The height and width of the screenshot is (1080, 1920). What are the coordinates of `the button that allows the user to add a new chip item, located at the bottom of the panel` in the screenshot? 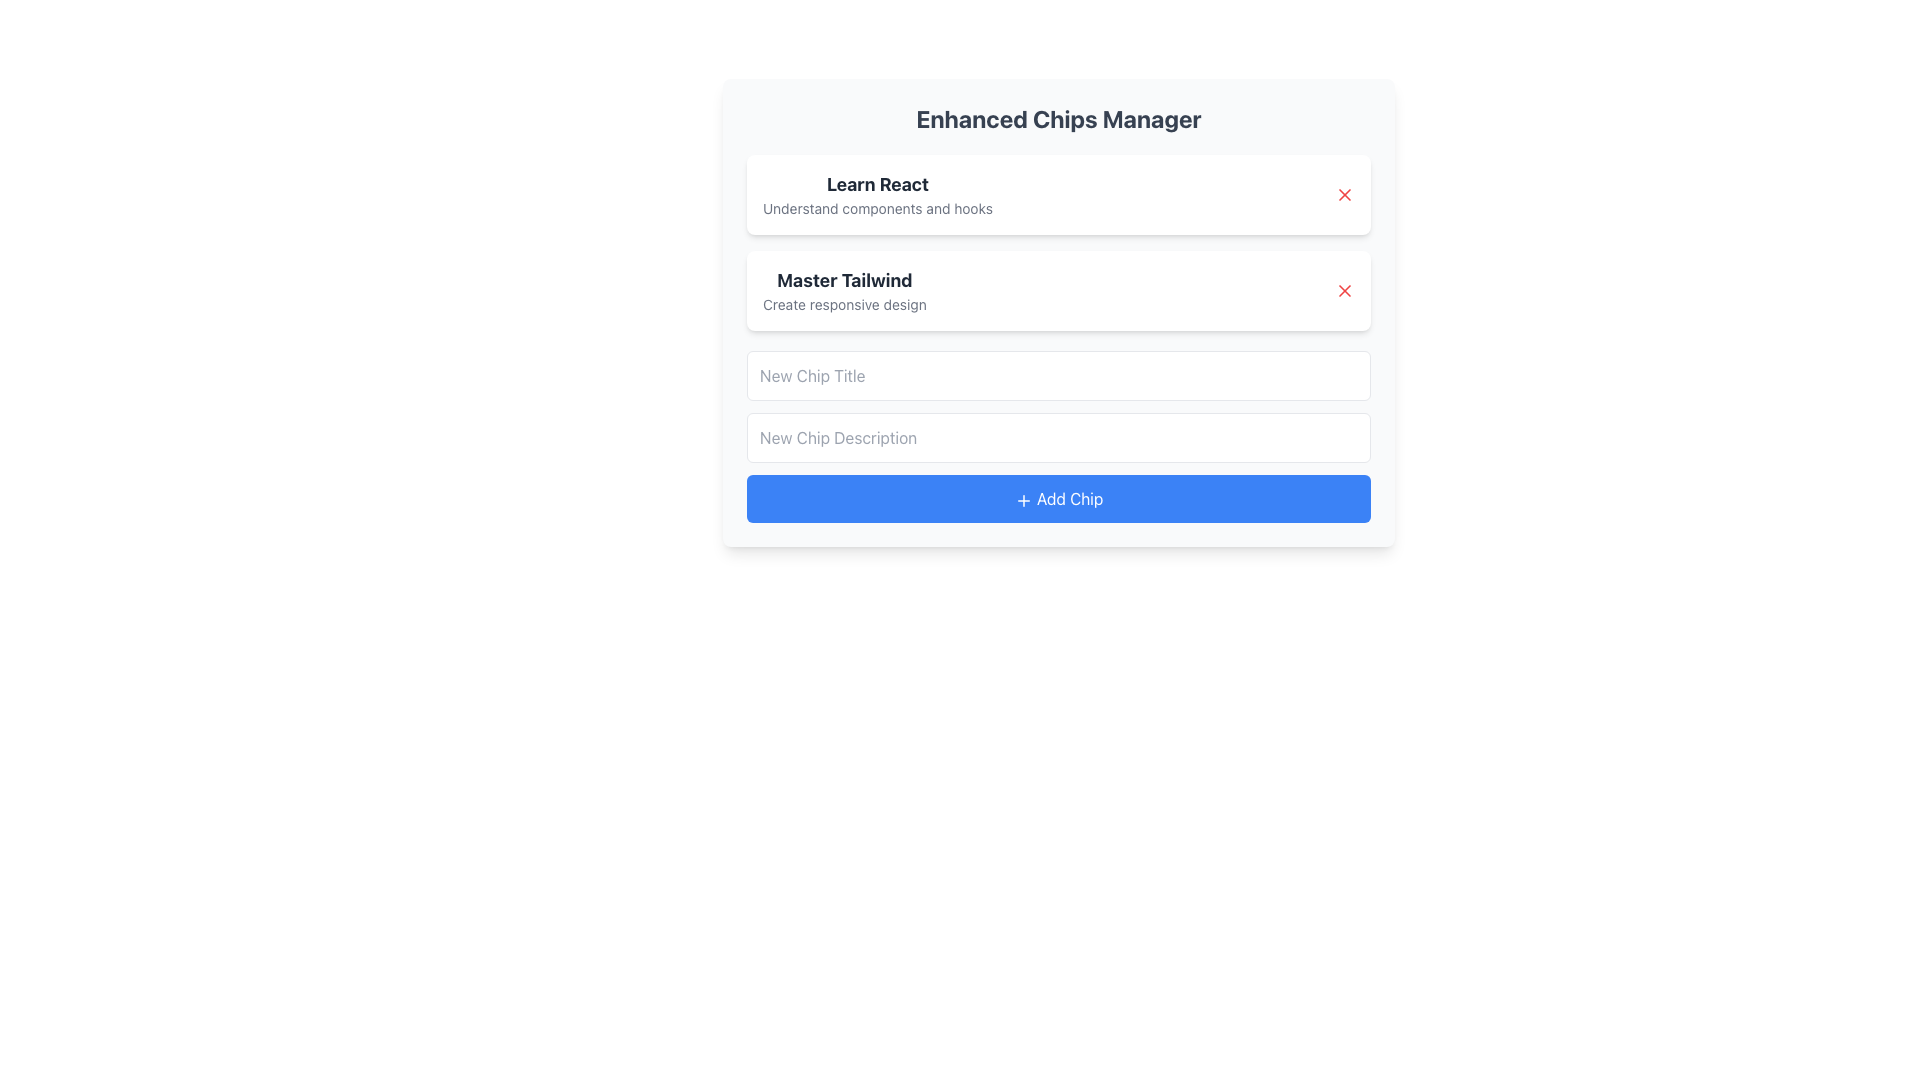 It's located at (1058, 497).